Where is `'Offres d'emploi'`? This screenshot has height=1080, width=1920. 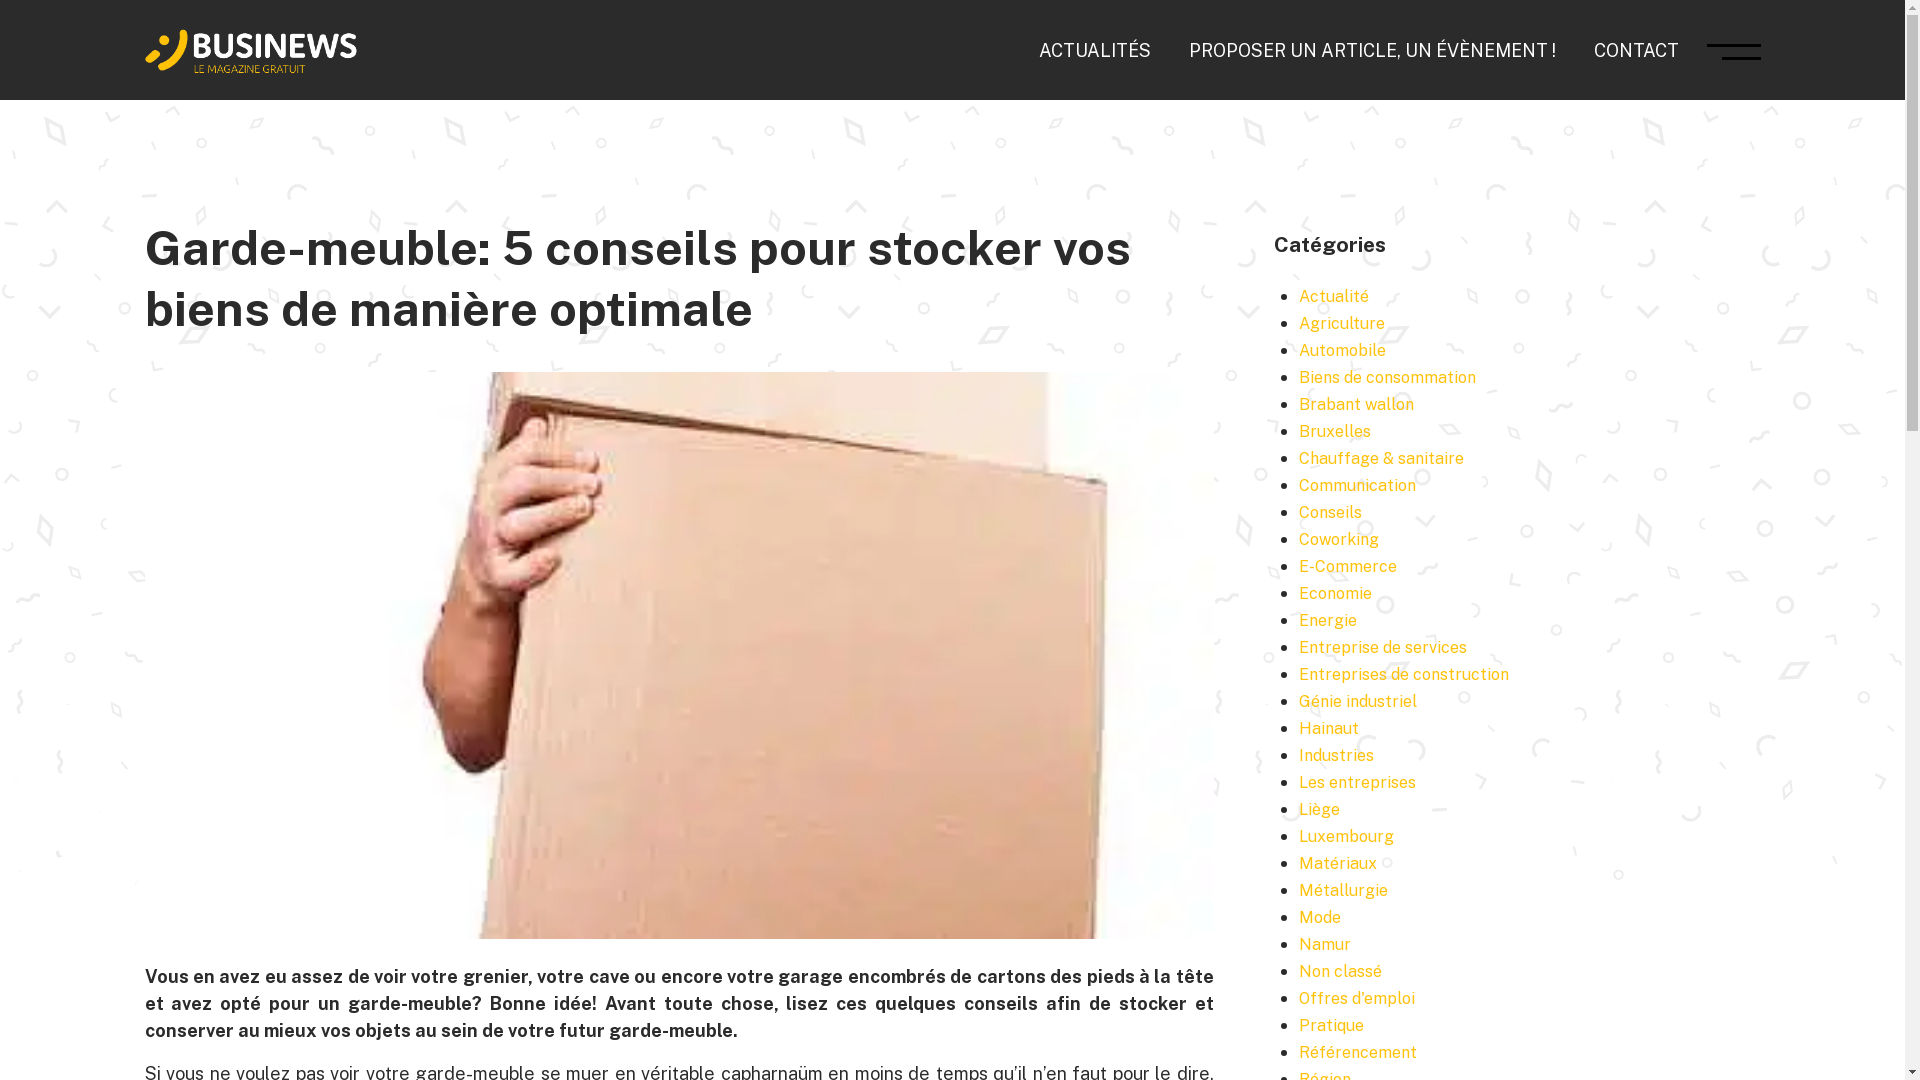 'Offres d'emploi' is located at coordinates (1357, 998).